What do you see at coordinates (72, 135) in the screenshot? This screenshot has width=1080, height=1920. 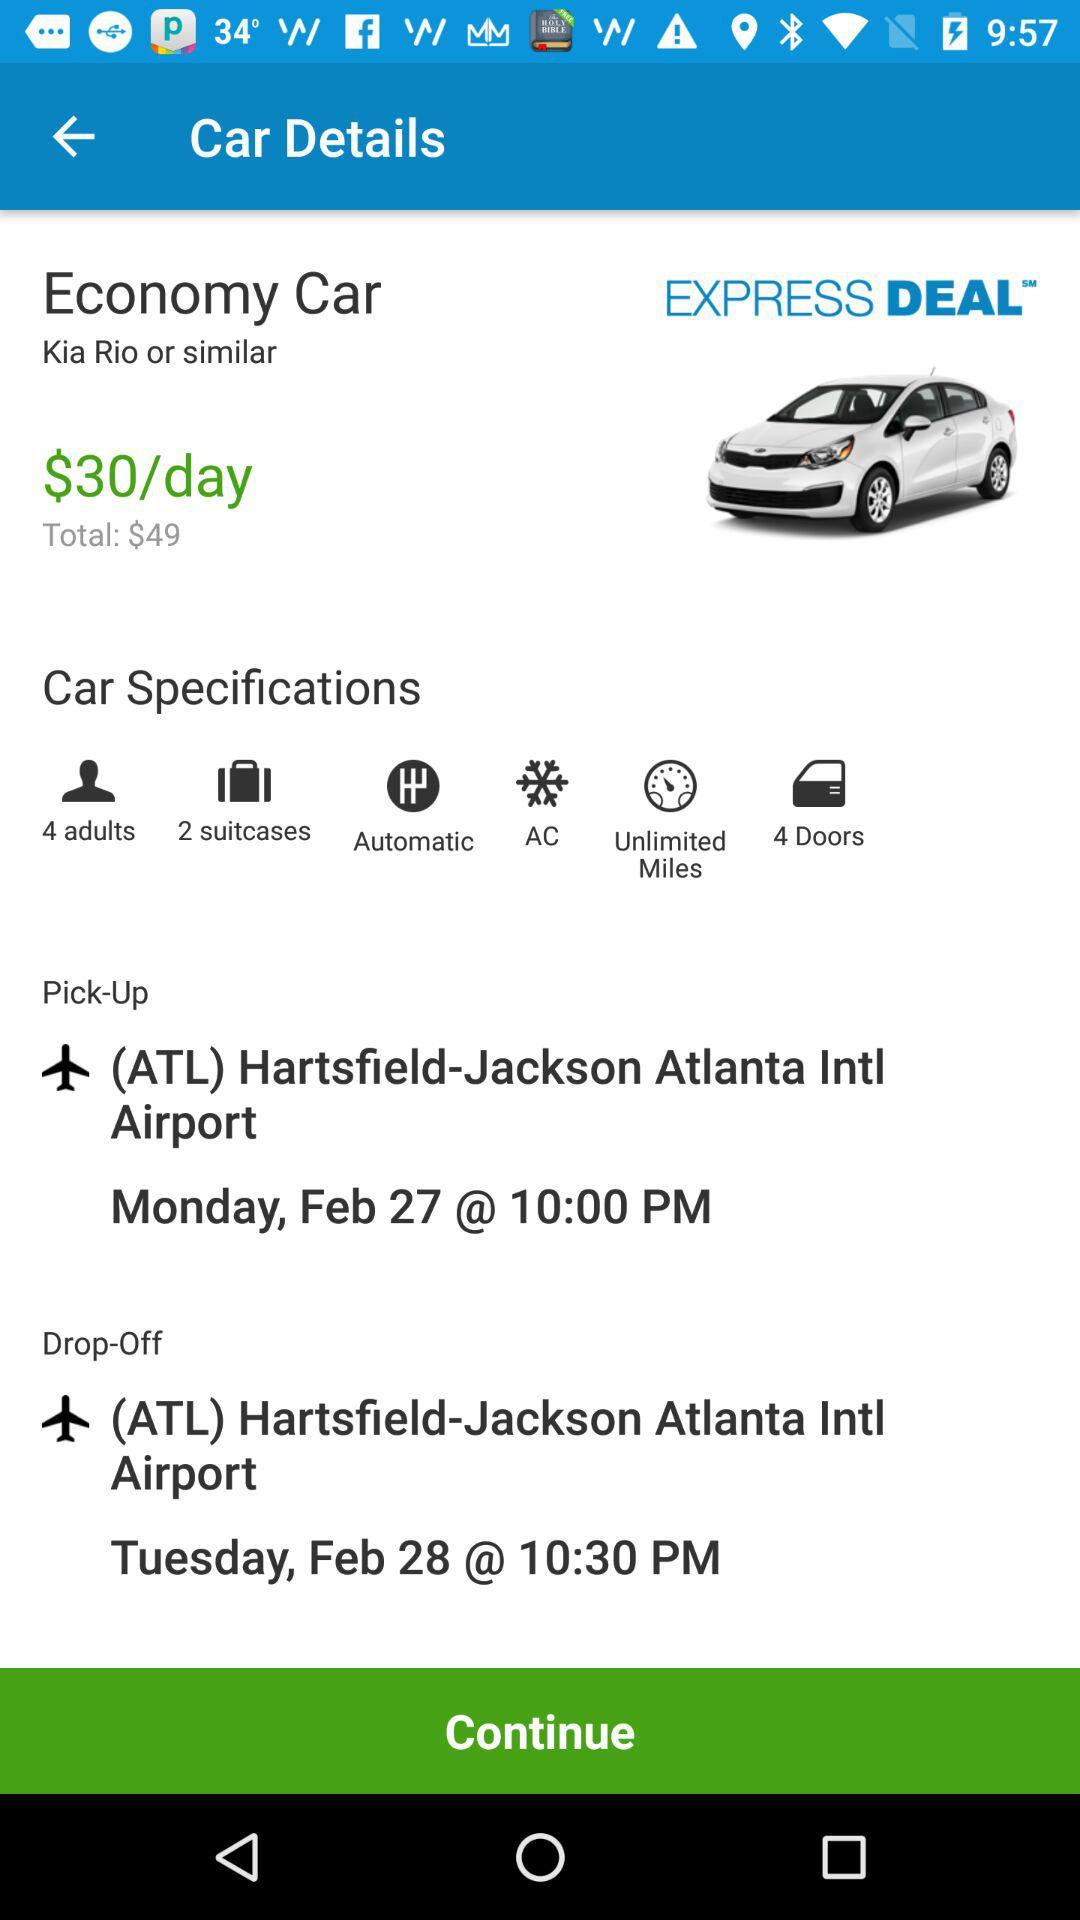 I see `the item to the left of the car details icon` at bounding box center [72, 135].